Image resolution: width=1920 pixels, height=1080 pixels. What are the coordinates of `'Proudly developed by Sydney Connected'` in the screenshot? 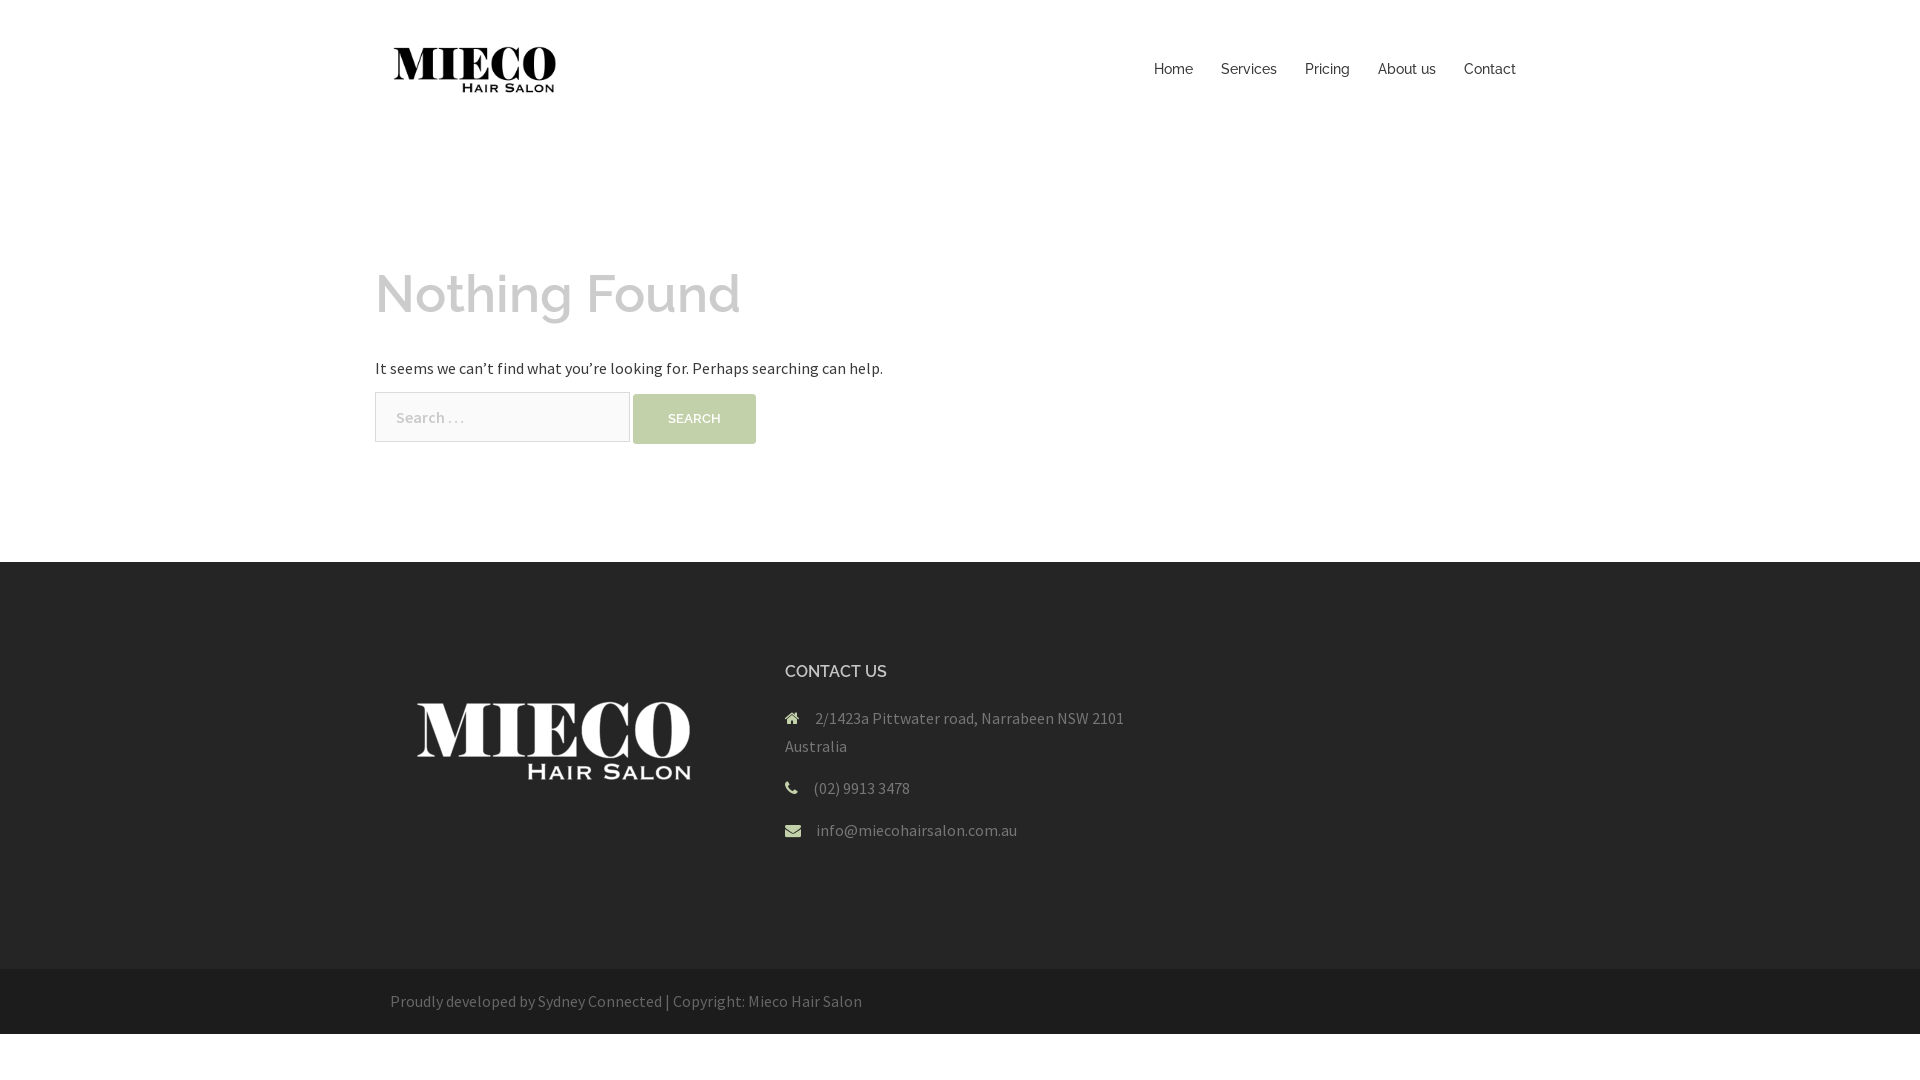 It's located at (526, 1001).